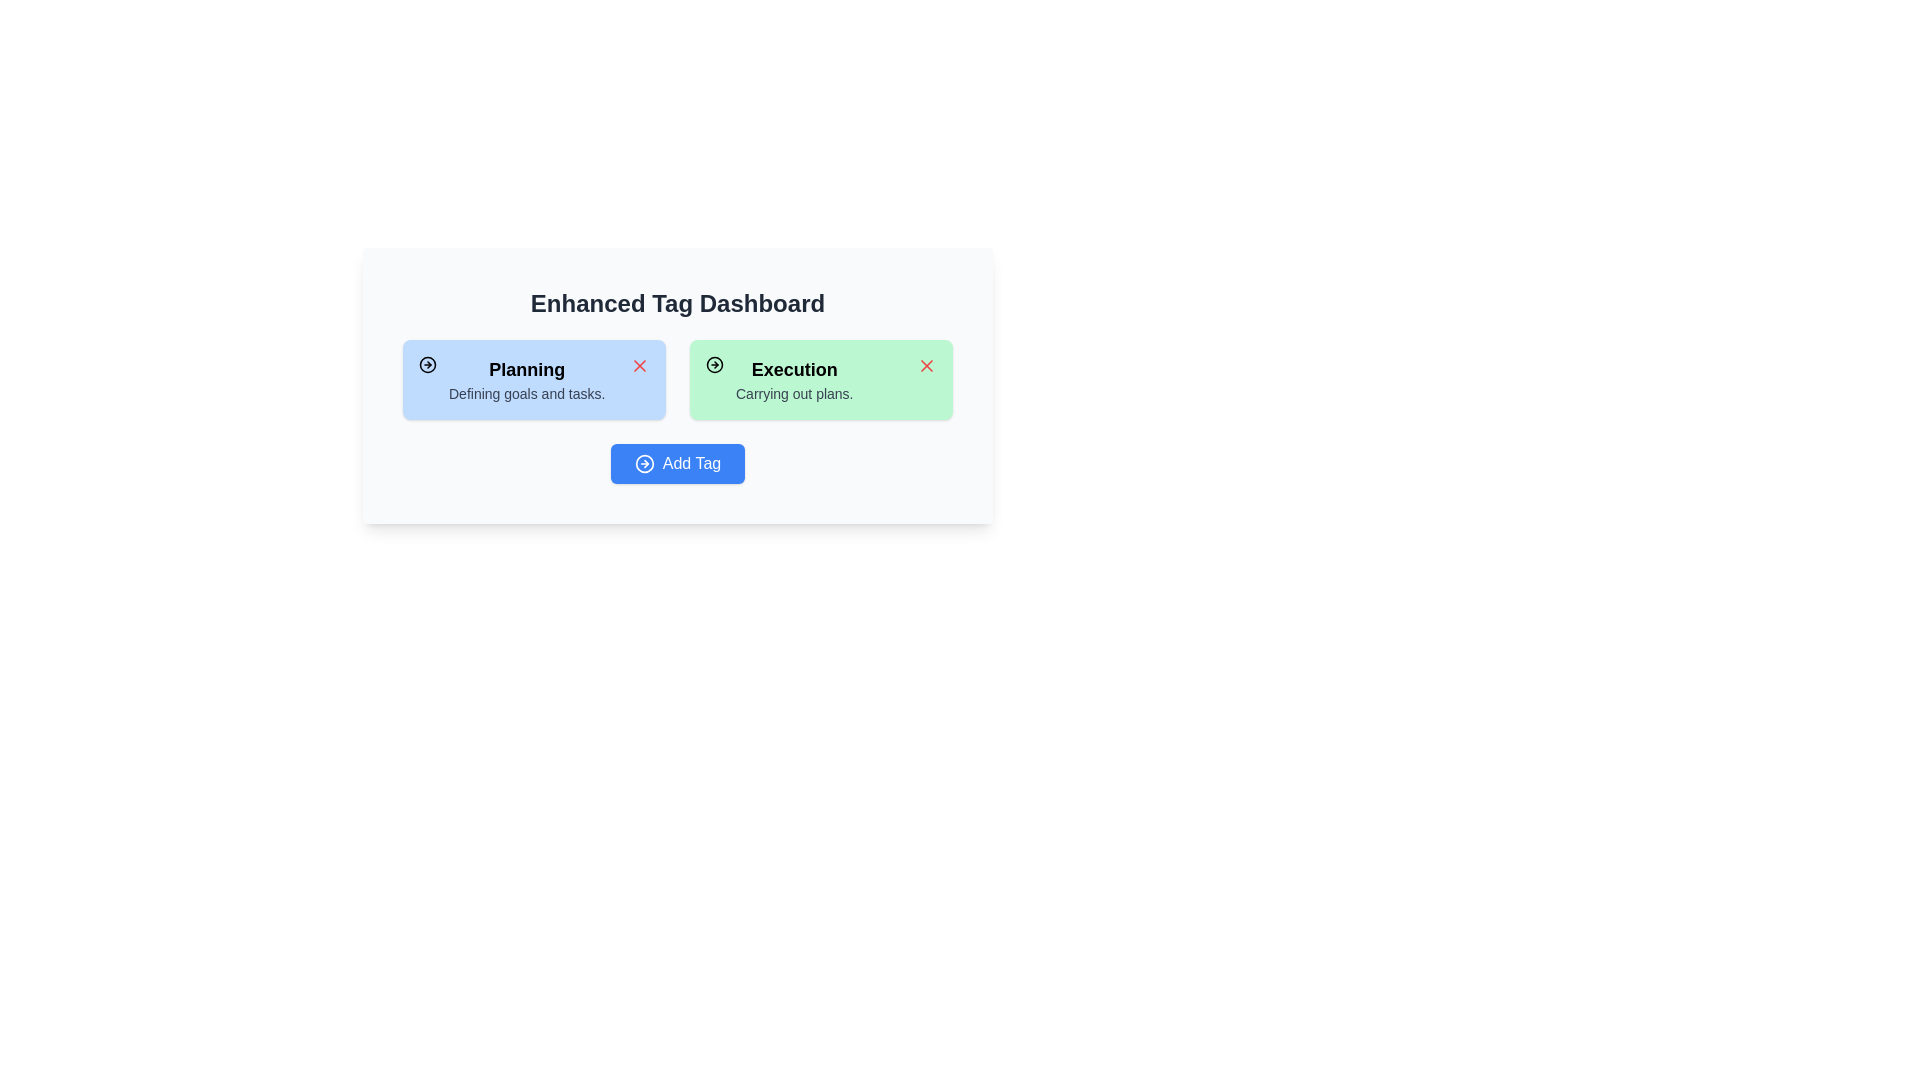 Image resolution: width=1920 pixels, height=1080 pixels. Describe the element at coordinates (715, 365) in the screenshot. I see `the circular part of the arrow-right icon, which is adjacent to the 'Execution' card's title within the green background section` at that location.